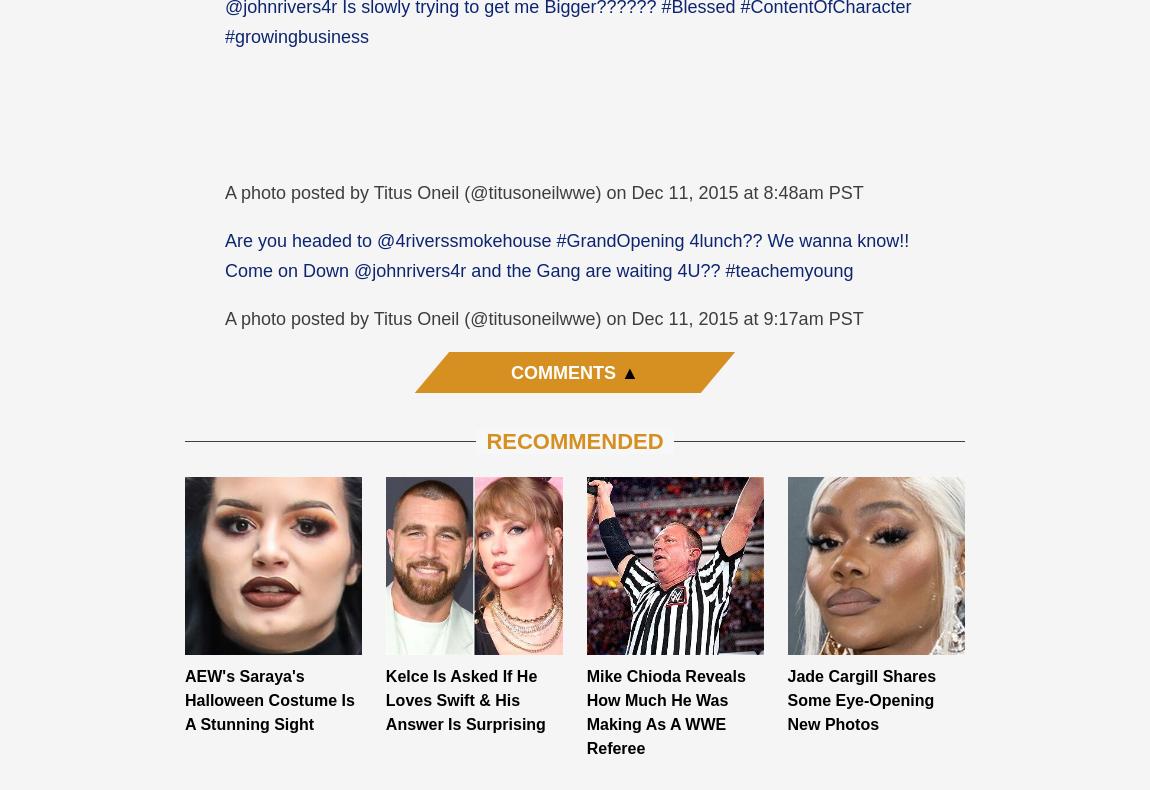  I want to click on 'Kelce Is Asked If He Loves Swift & His Answer Is Surprising', so click(464, 698).